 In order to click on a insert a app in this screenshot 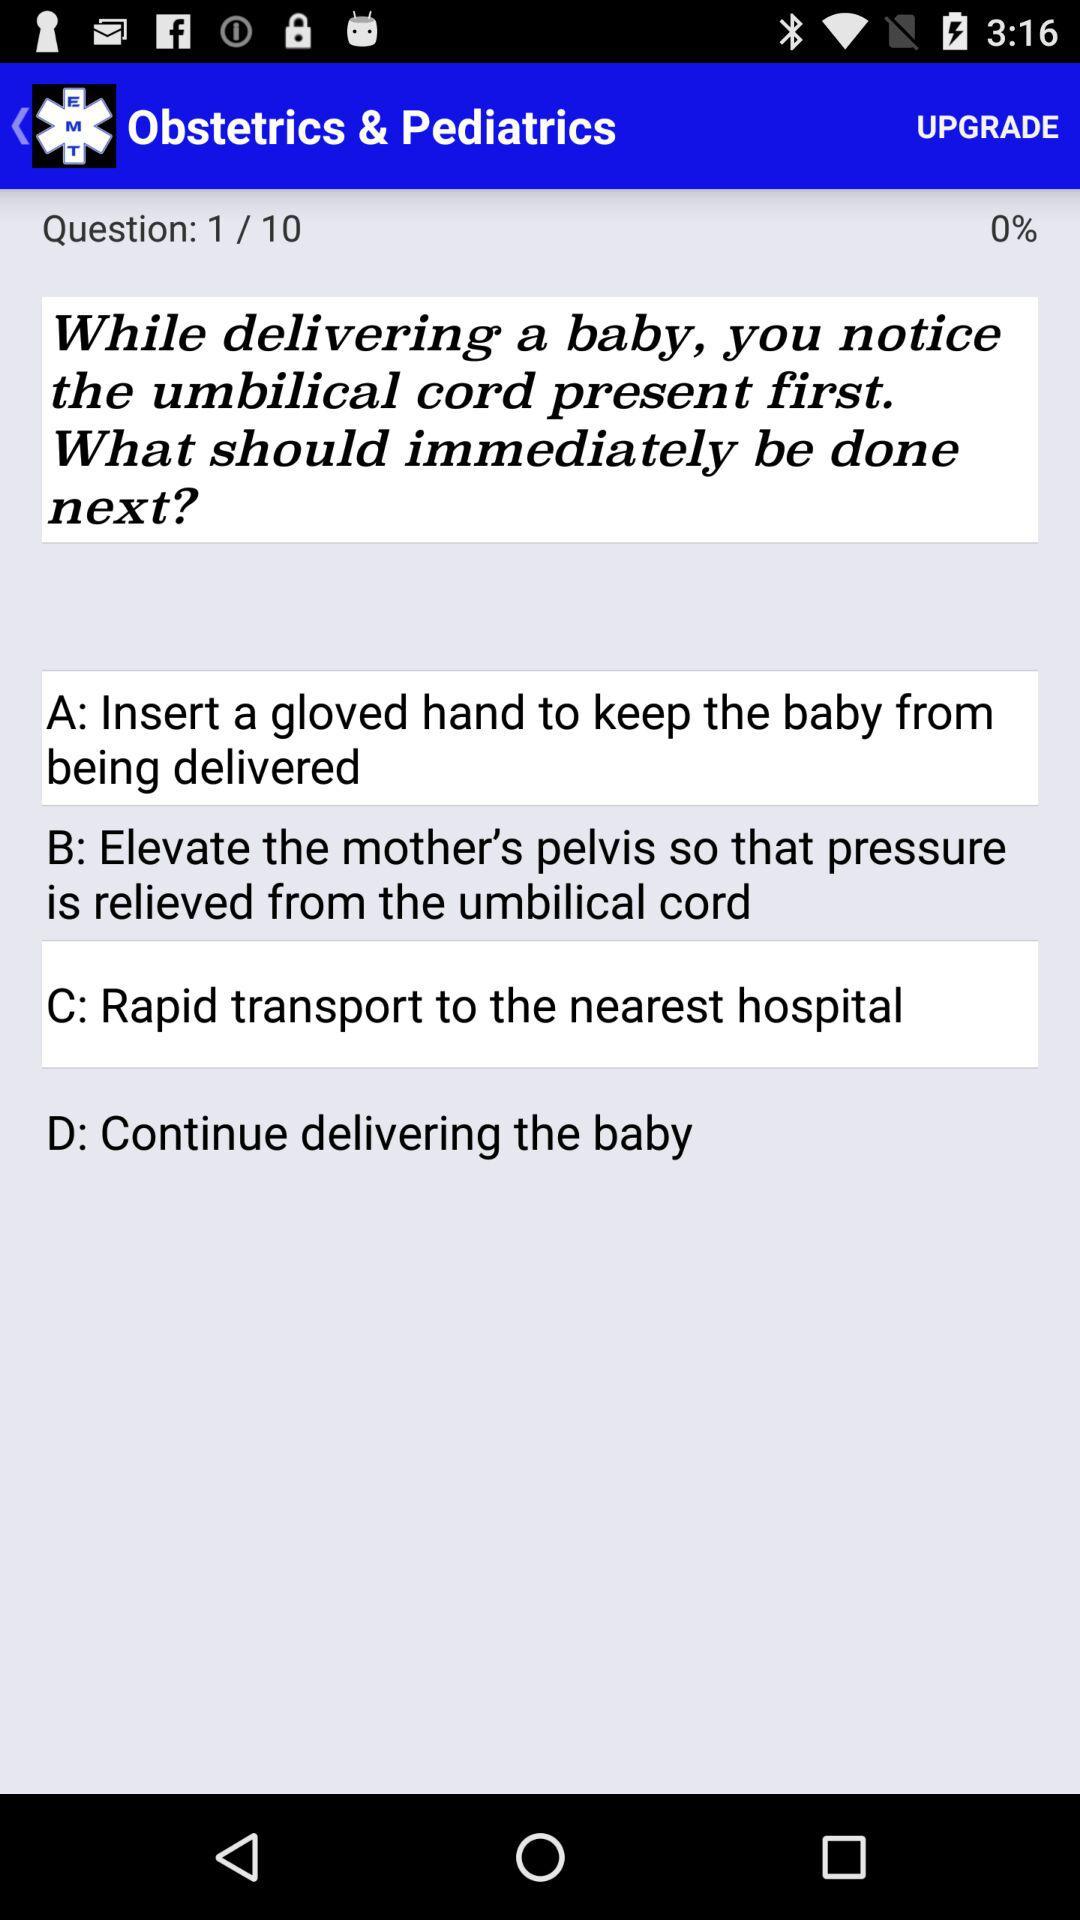, I will do `click(540, 737)`.